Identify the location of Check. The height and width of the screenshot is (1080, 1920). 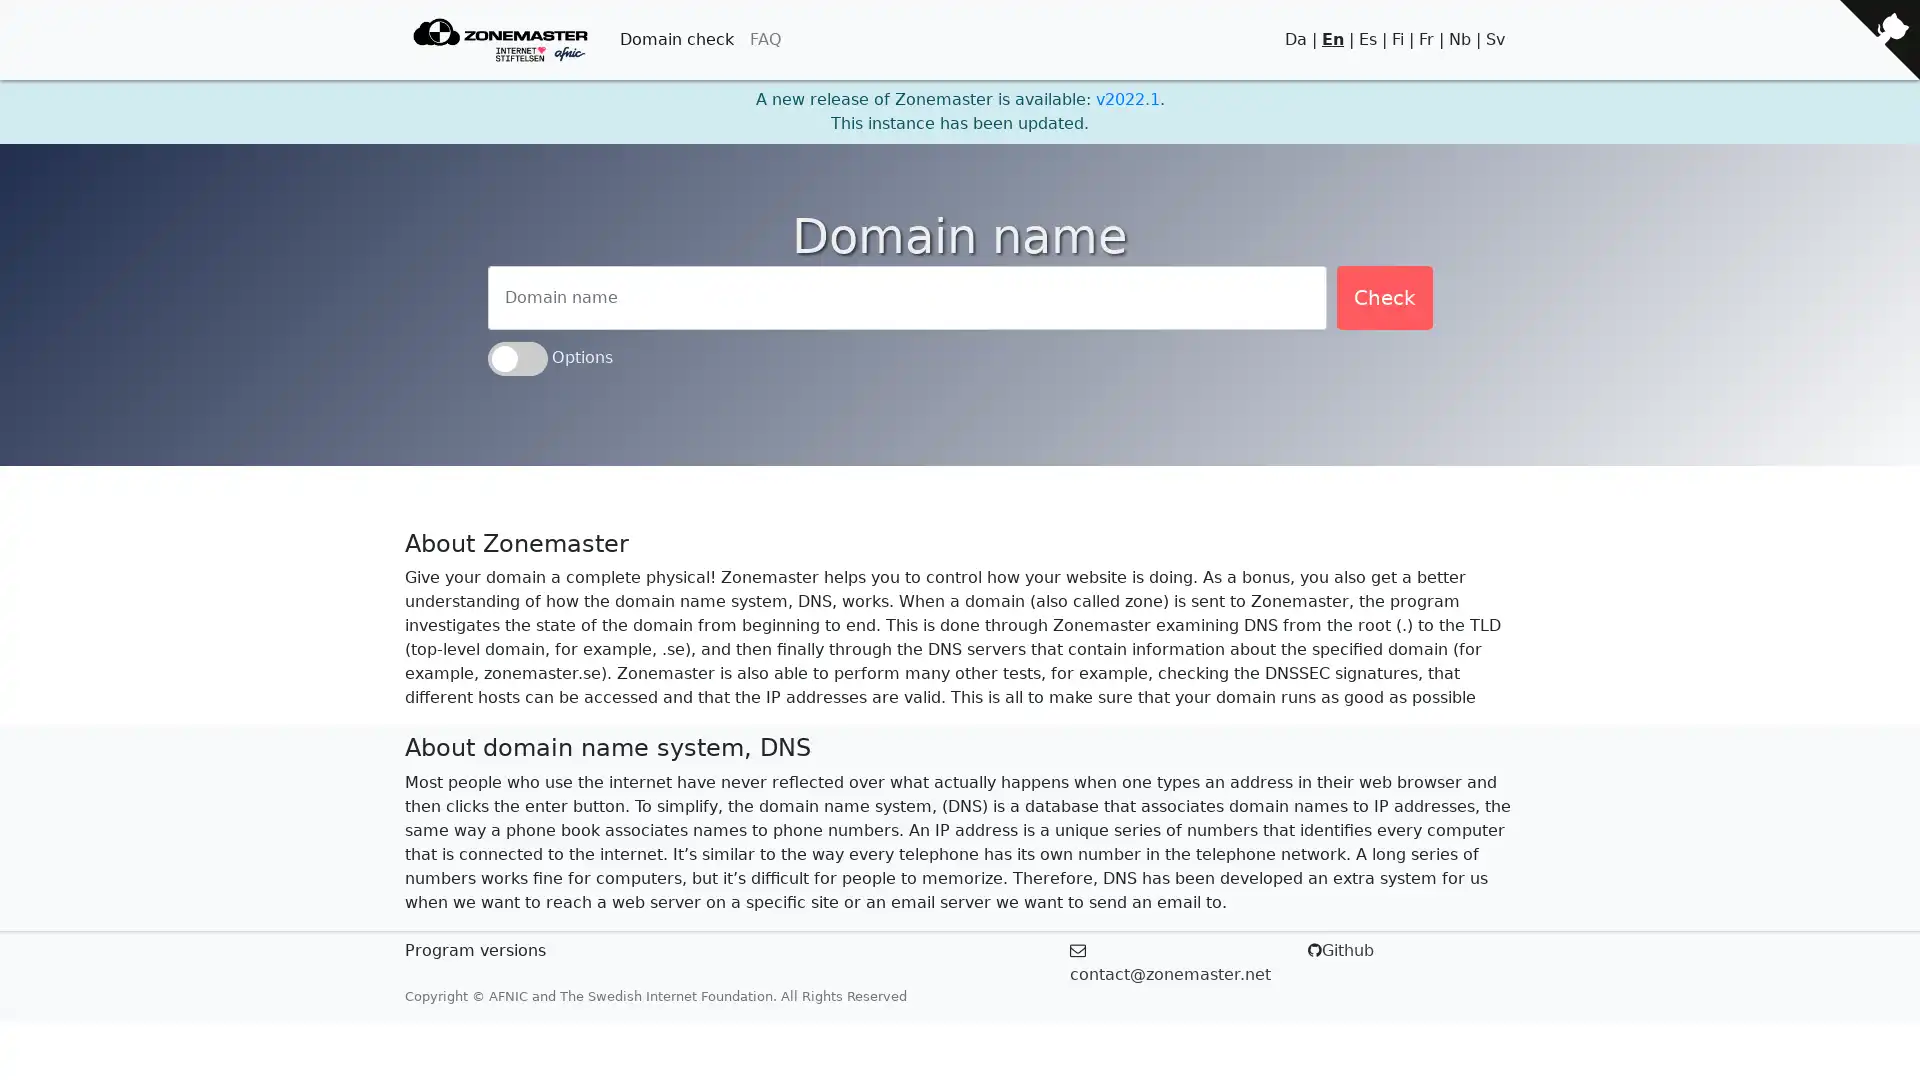
(1382, 297).